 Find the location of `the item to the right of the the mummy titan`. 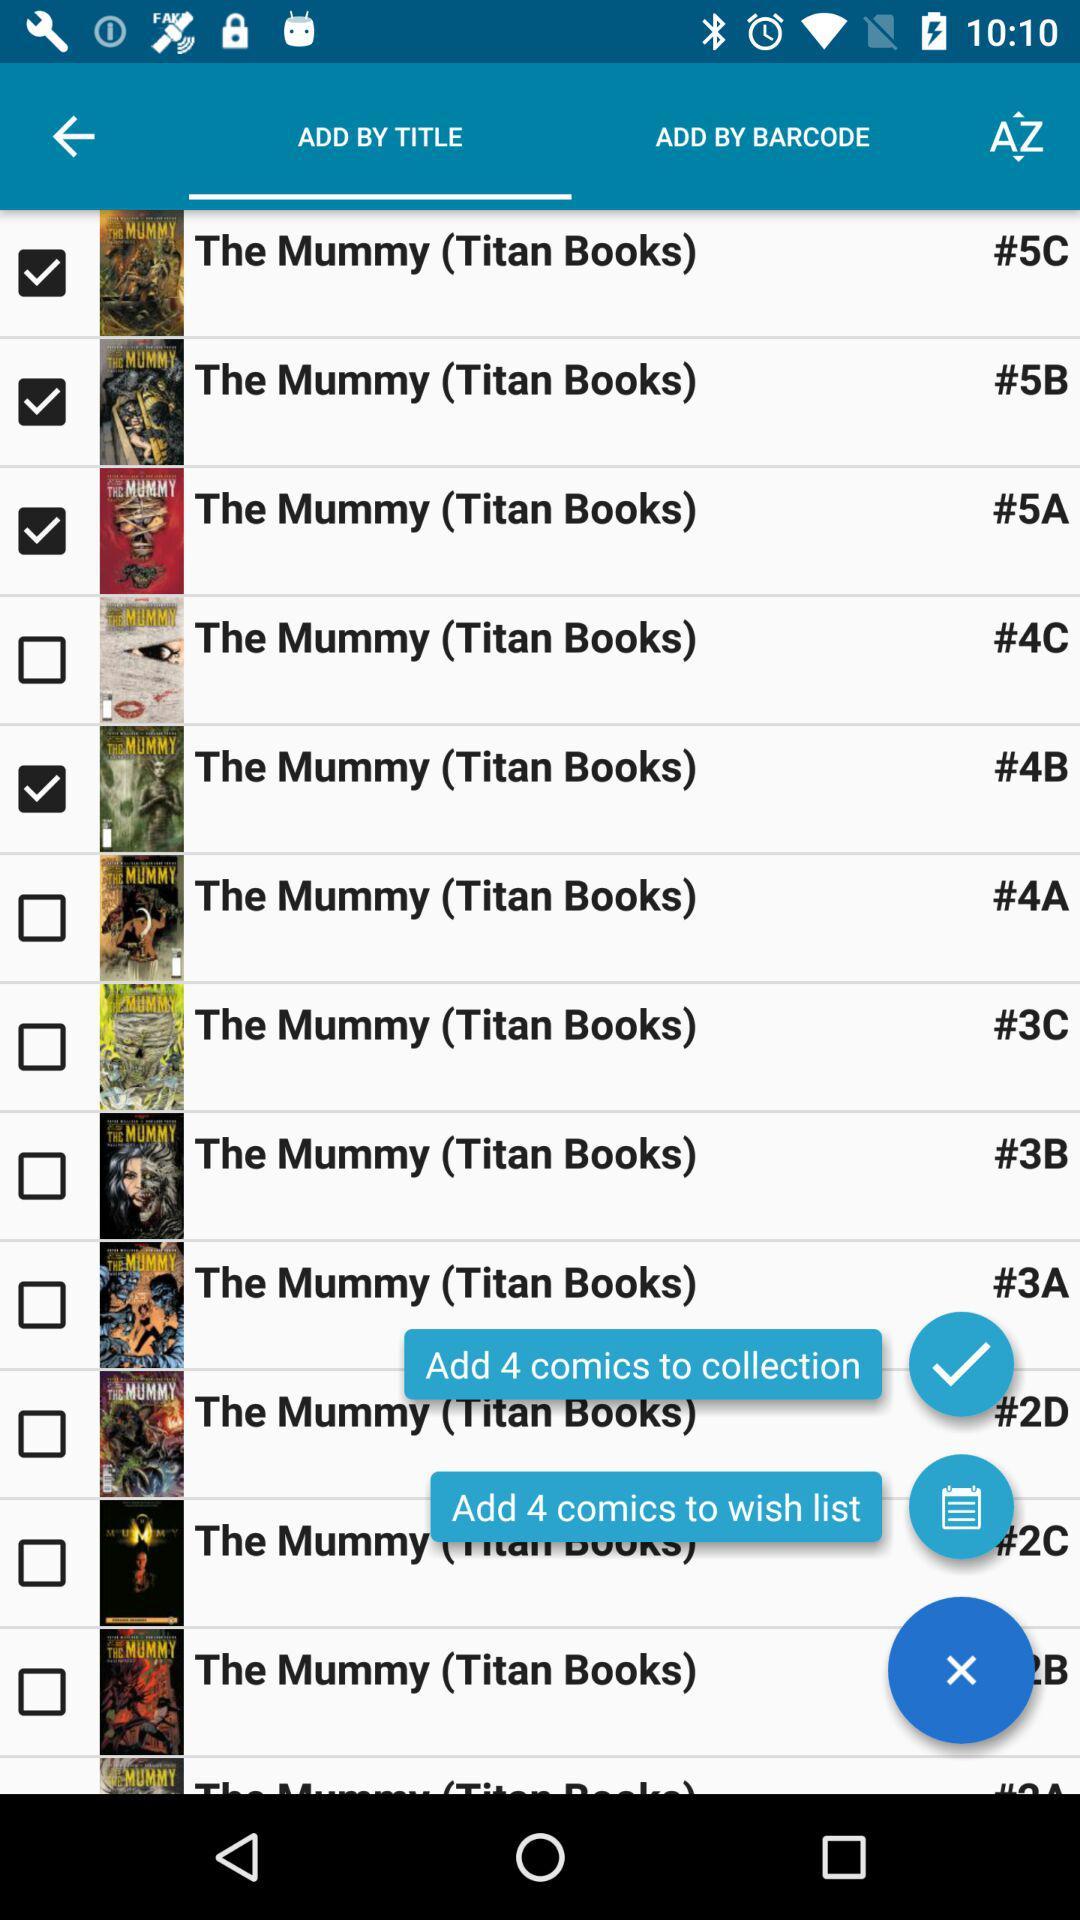

the item to the right of the the mummy titan is located at coordinates (1031, 1668).